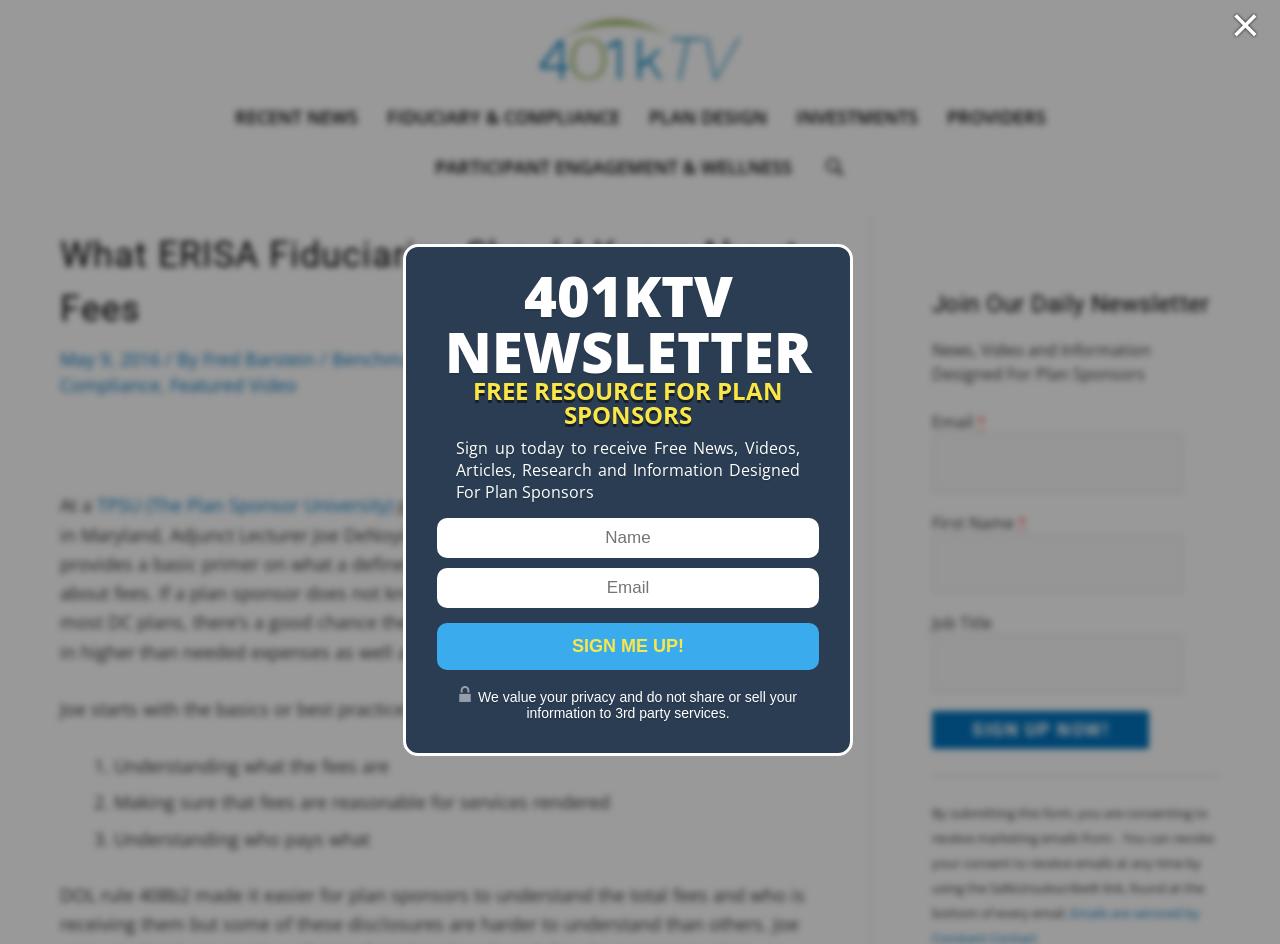  Describe the element at coordinates (386, 115) in the screenshot. I see `'Fiduciary & Compliance'` at that location.